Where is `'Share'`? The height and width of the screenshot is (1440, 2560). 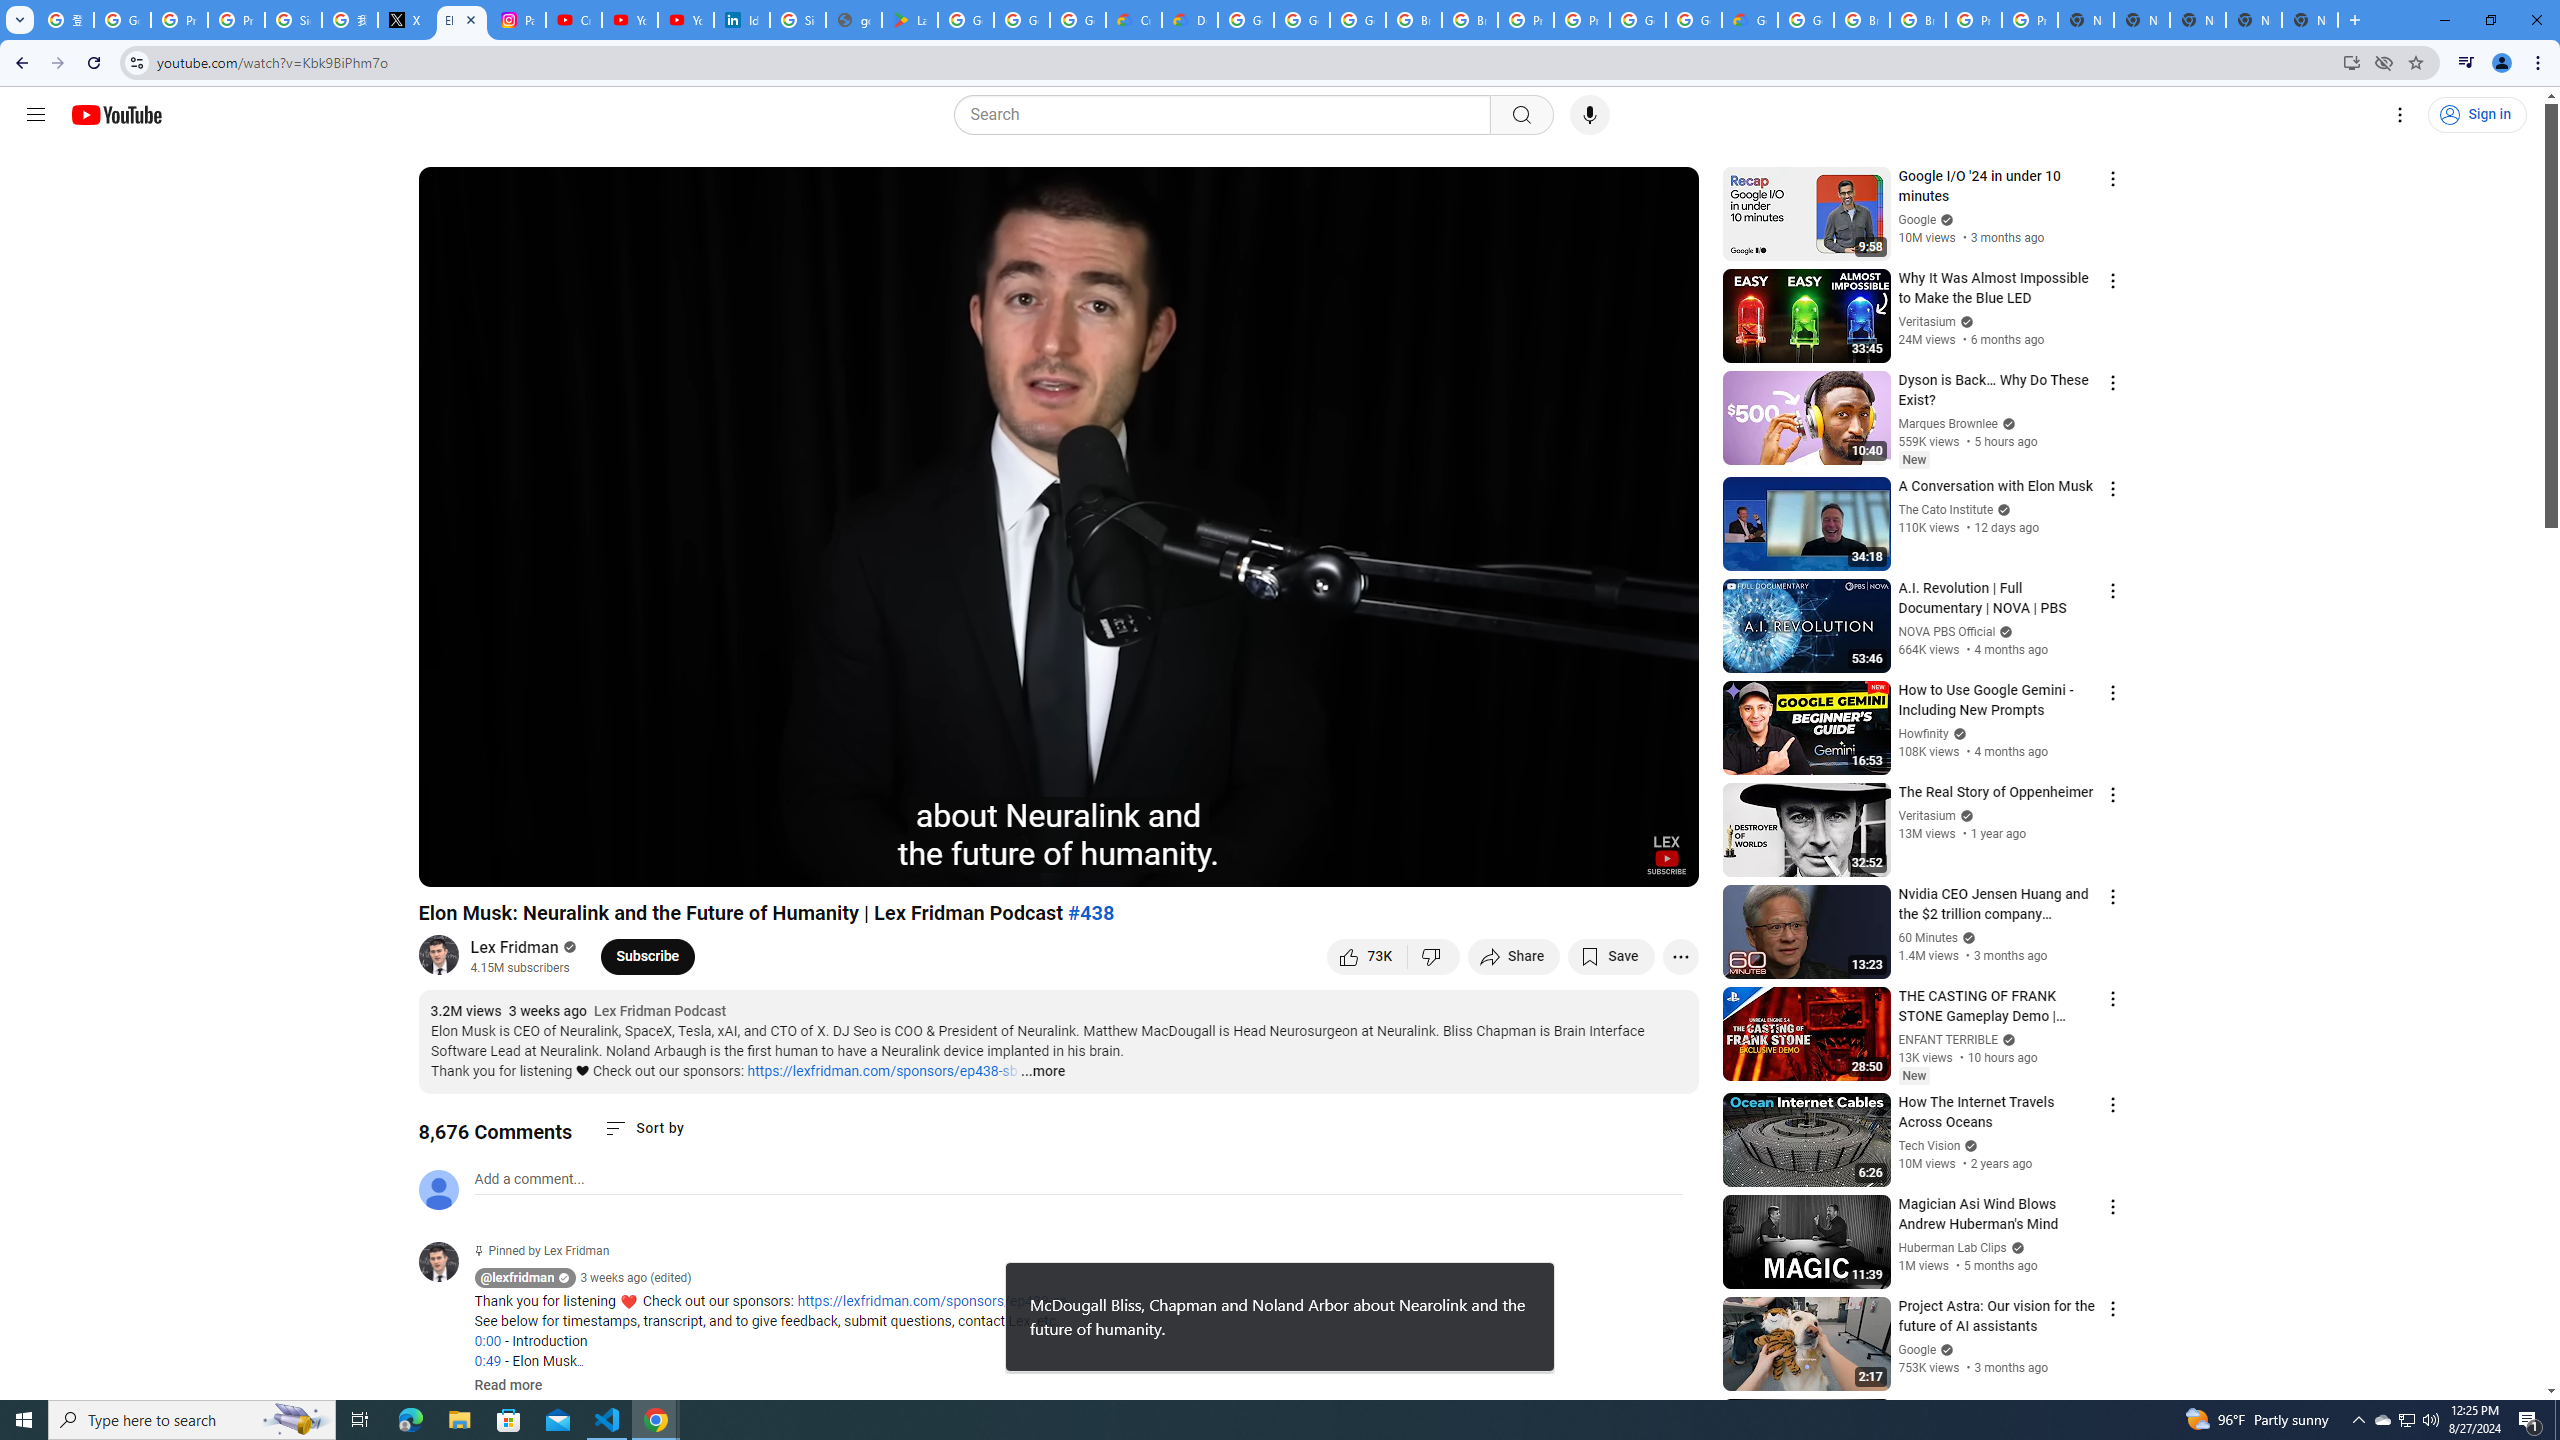
'Share' is located at coordinates (1513, 955).